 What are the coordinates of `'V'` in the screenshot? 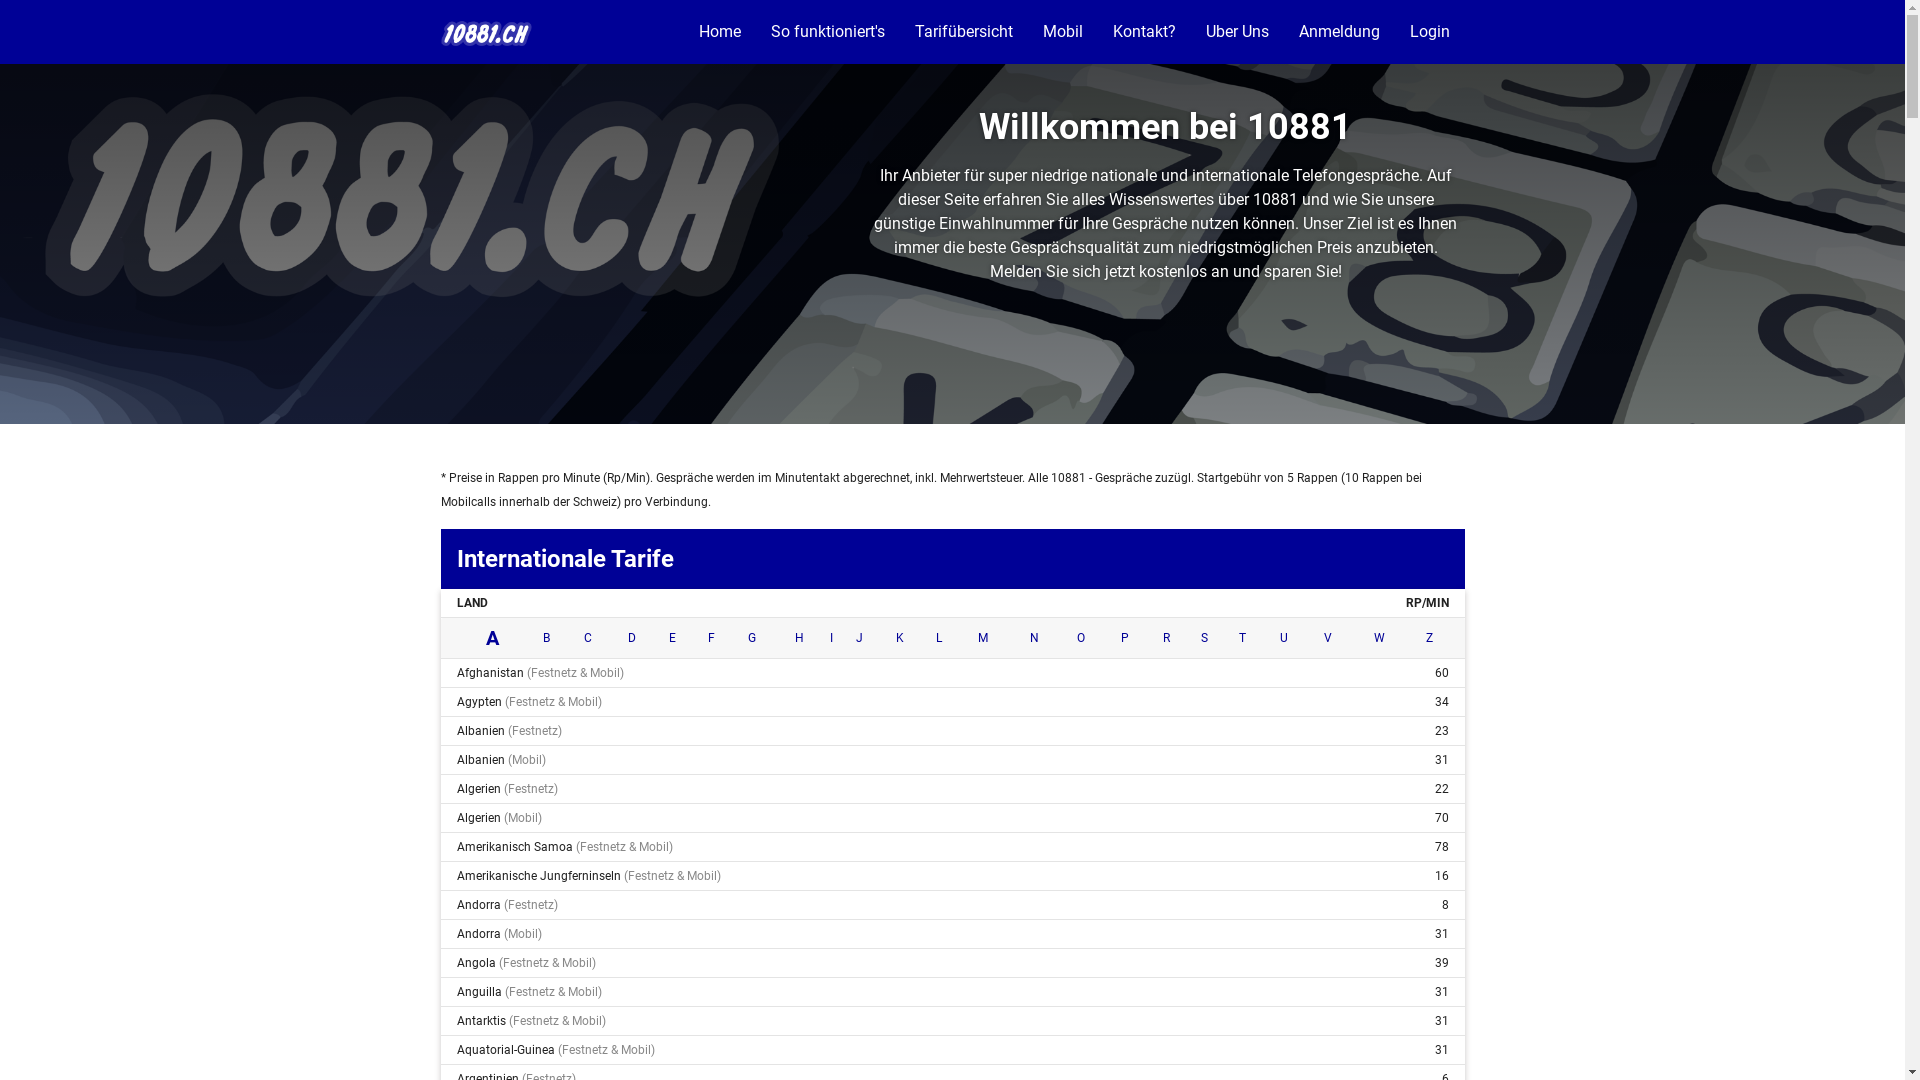 It's located at (1324, 637).